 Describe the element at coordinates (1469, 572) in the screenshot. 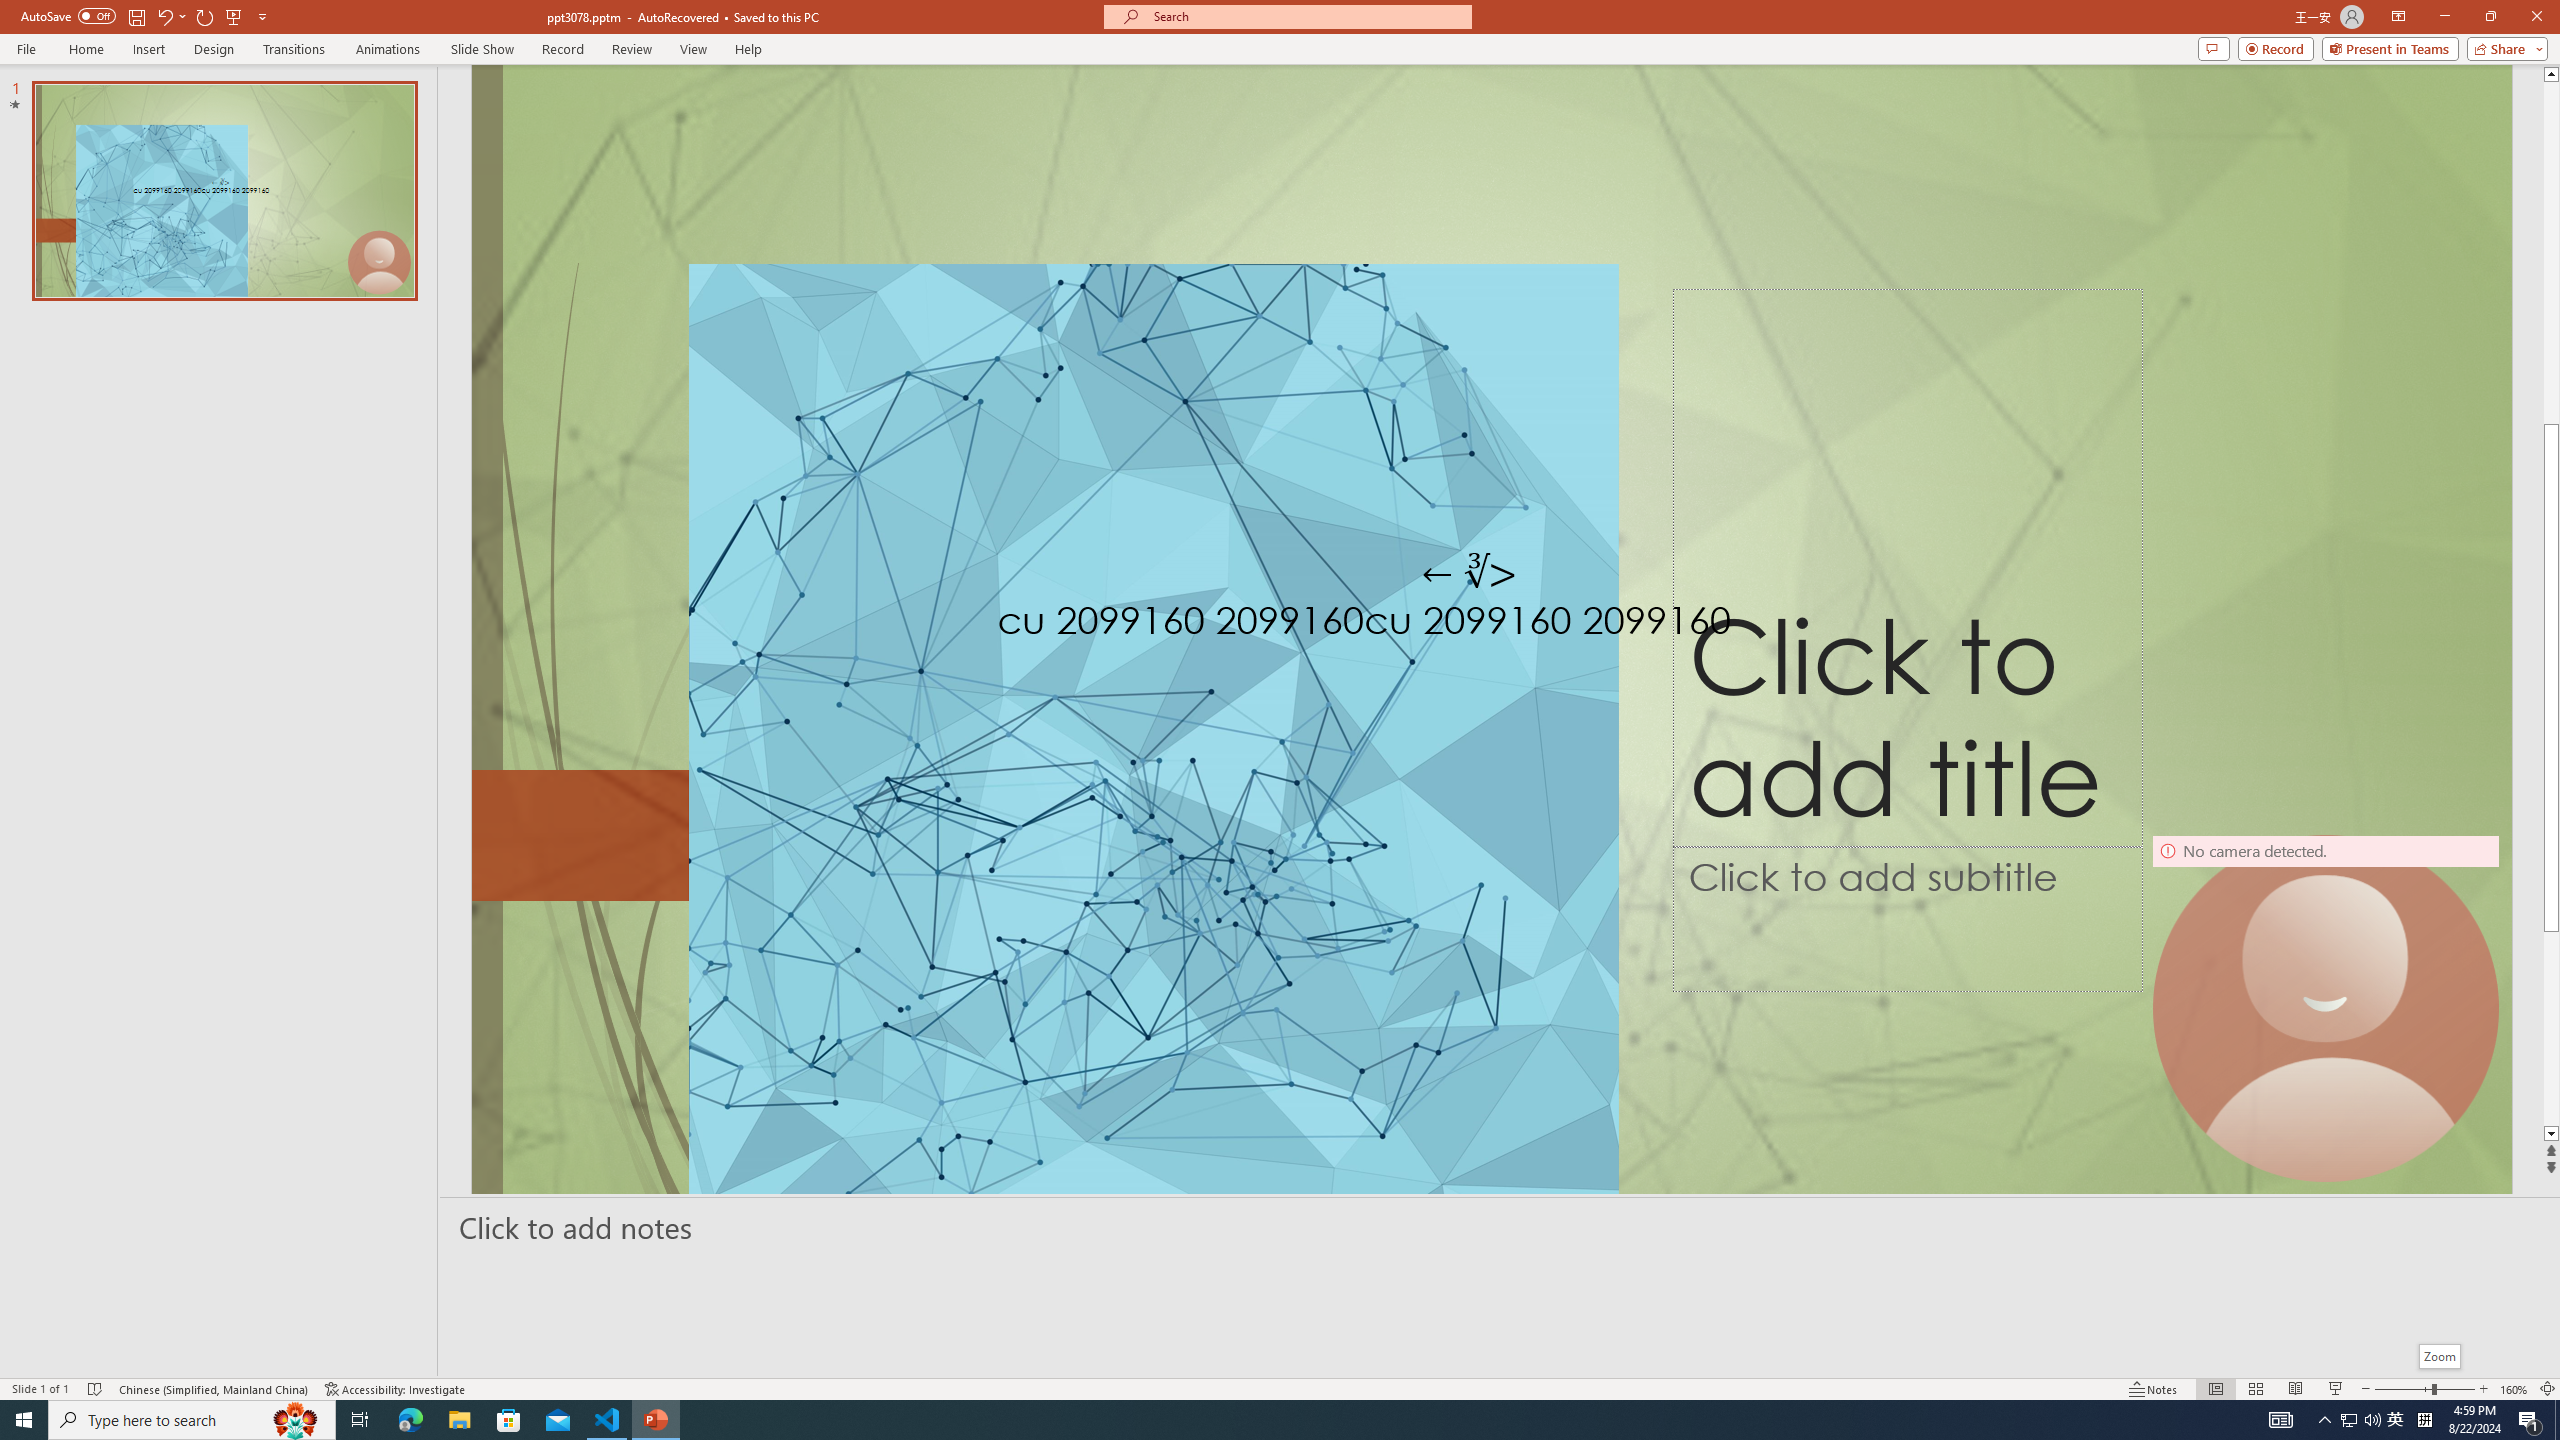

I see `'TextBox 7'` at that location.